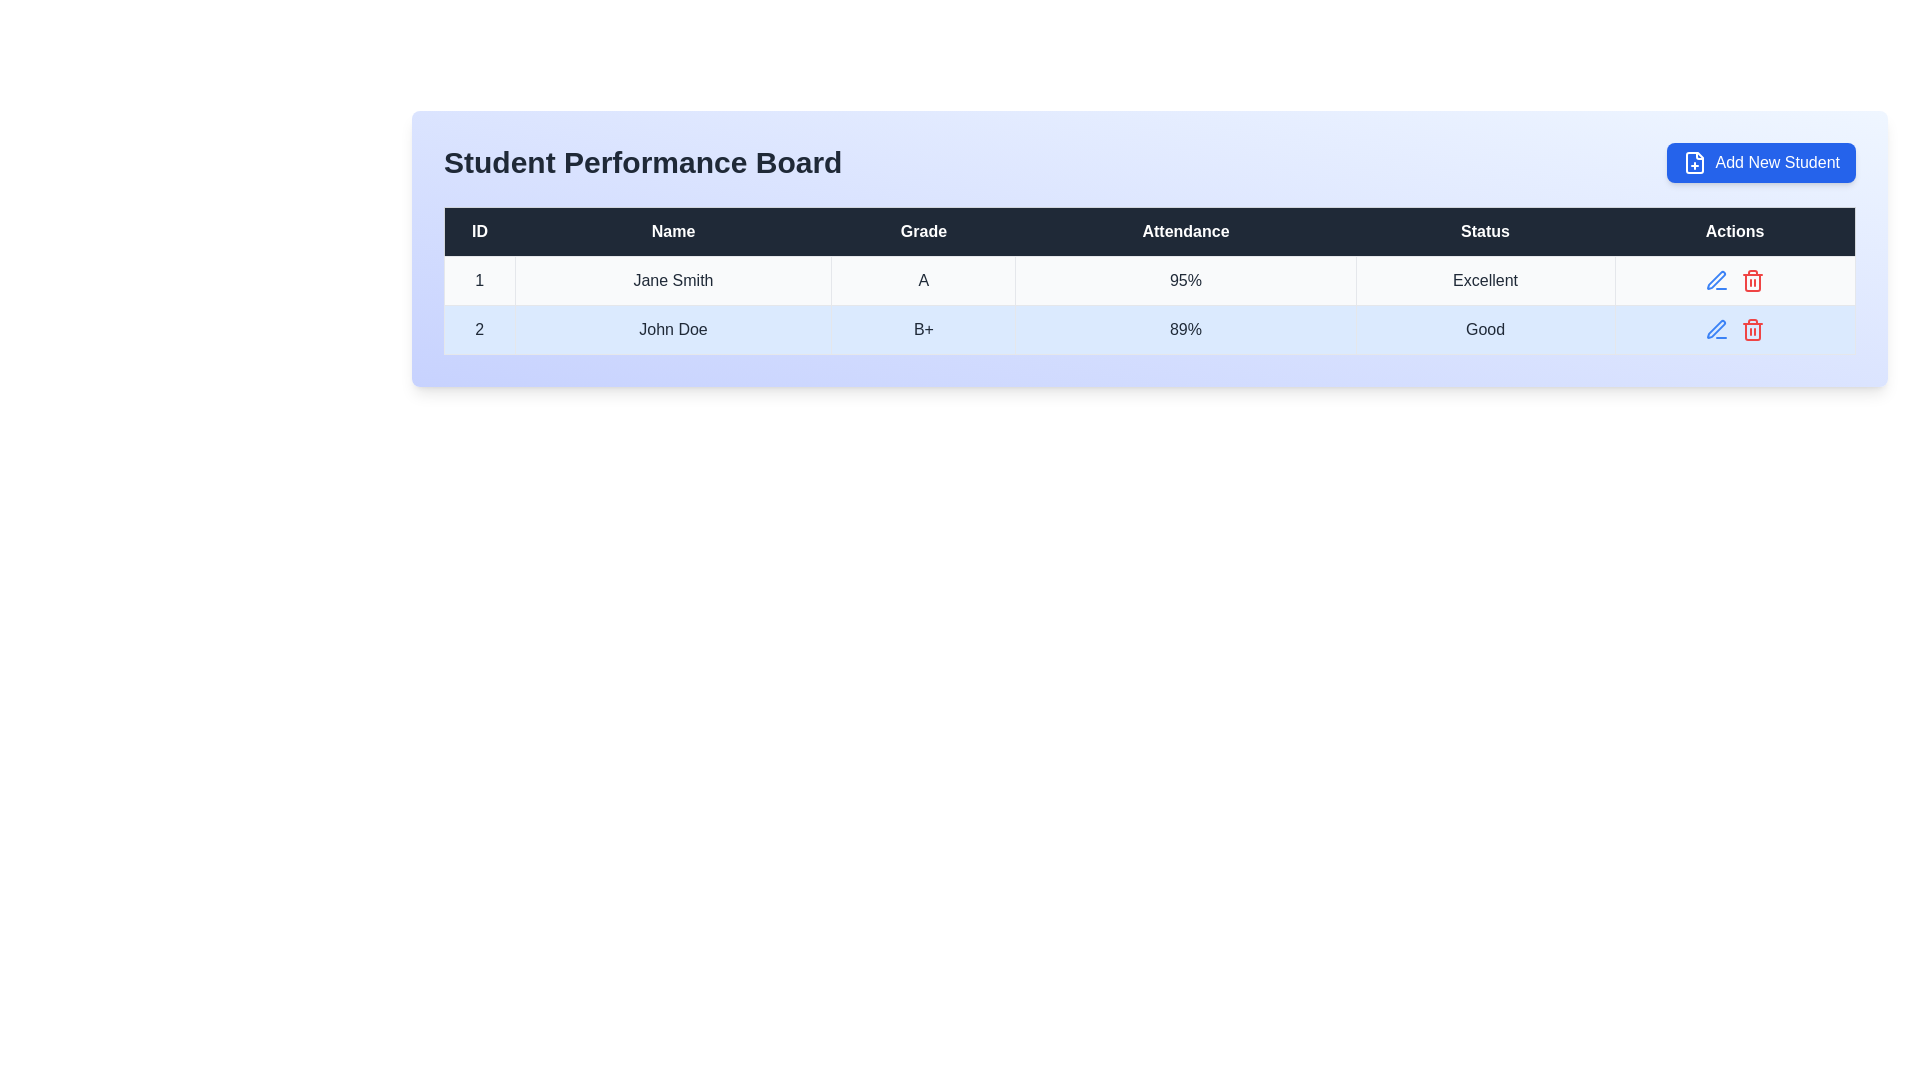 Image resolution: width=1920 pixels, height=1080 pixels. Describe the element at coordinates (673, 329) in the screenshot. I see `the text label displaying the name 'John Doe' in the 'Name' column of the performance board's table, which is located in the second row, adjacent to '2' in the 'ID' column and 'B+' in the 'Grade' column` at that location.